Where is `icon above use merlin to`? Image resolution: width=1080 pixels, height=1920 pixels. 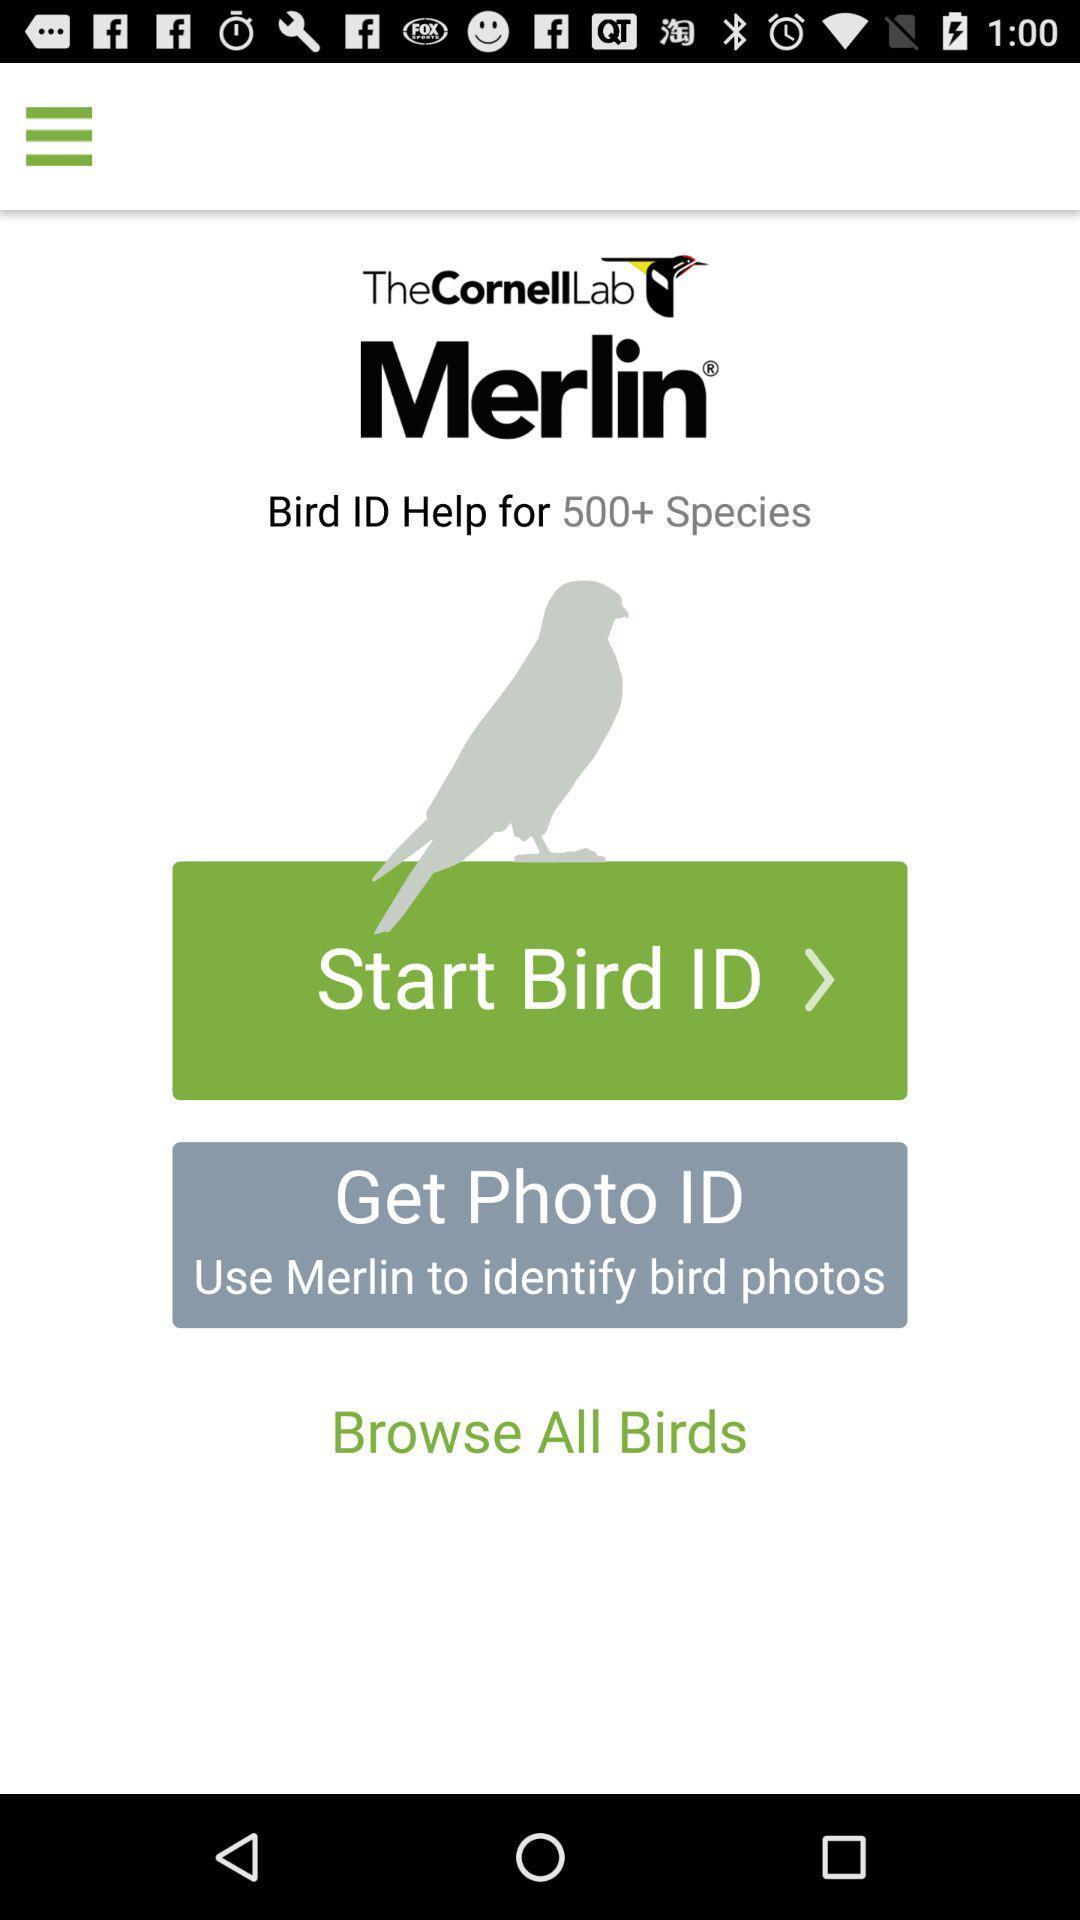
icon above use merlin to is located at coordinates (538, 1194).